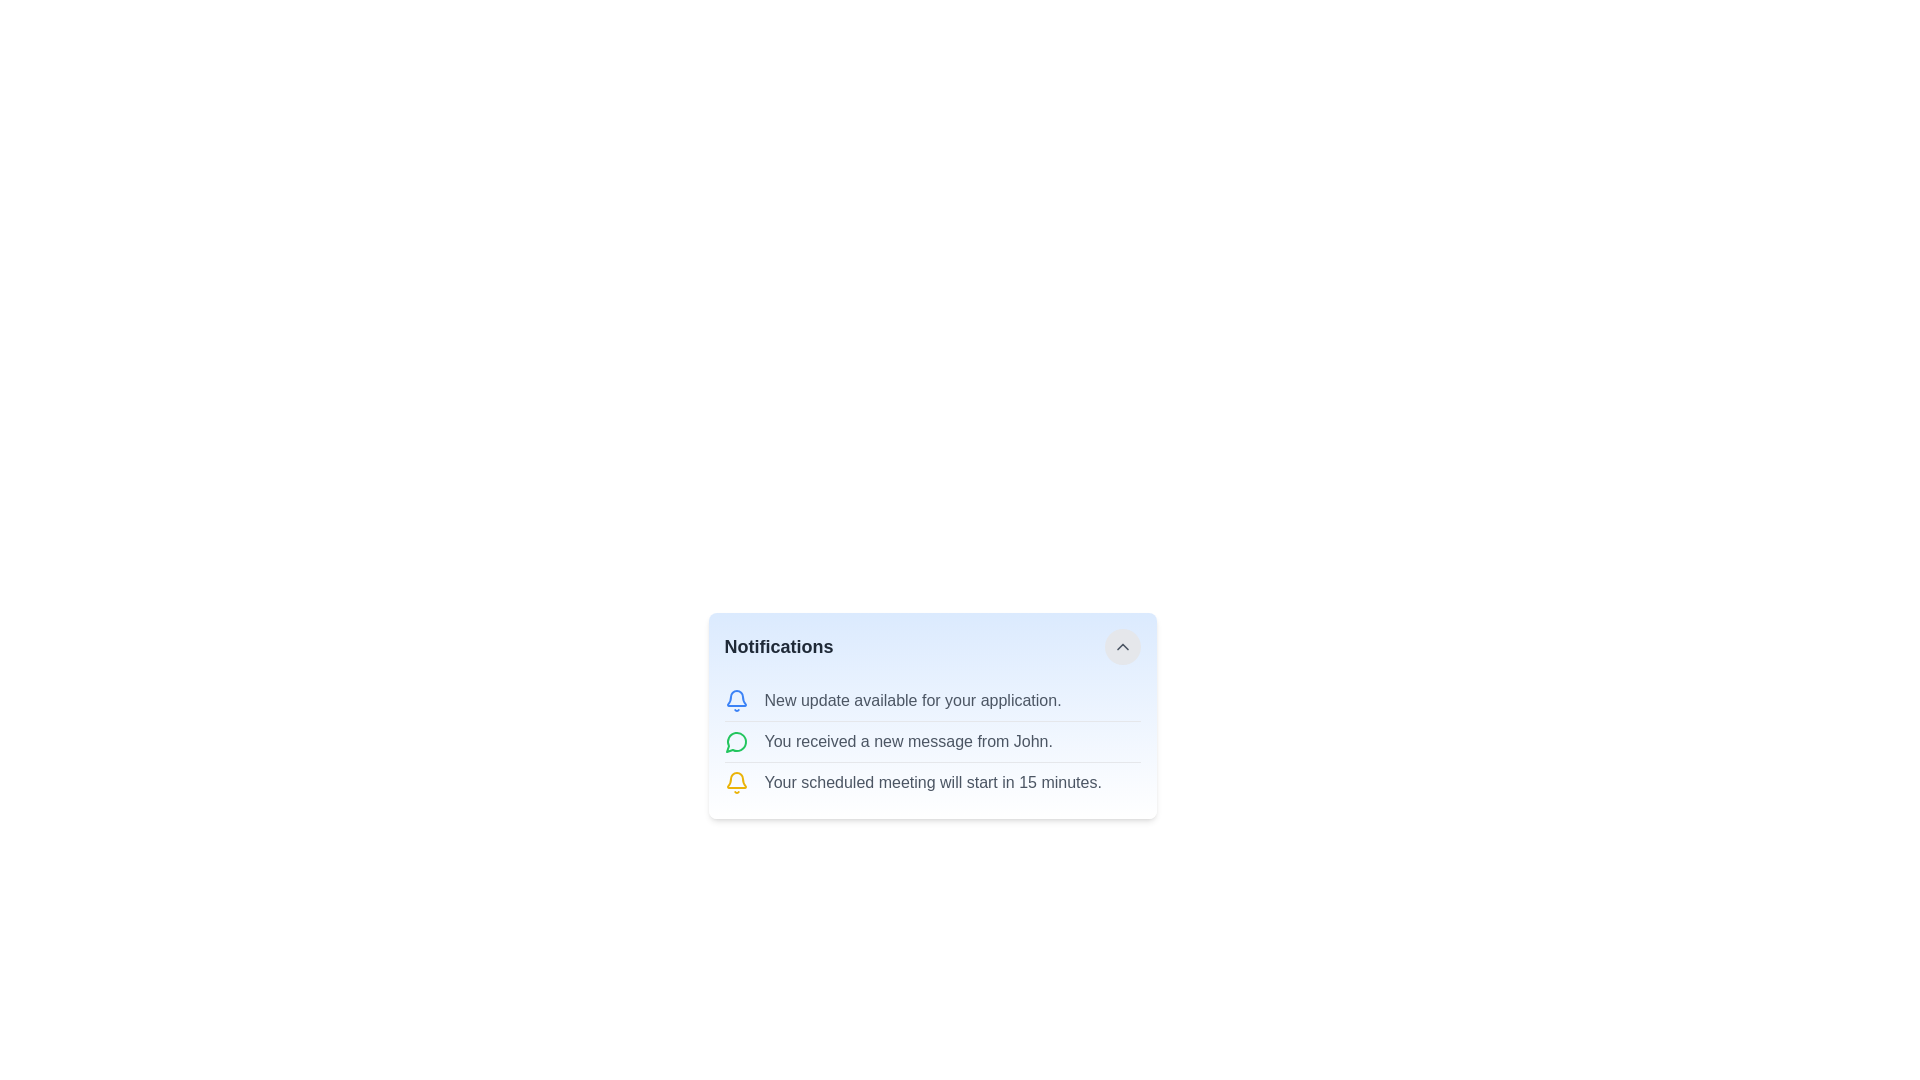 This screenshot has width=1920, height=1080. What do you see at coordinates (931, 700) in the screenshot?
I see `the Notification item that informs the user about an application update, positioned at the top of the notifications list under the 'Notifications' heading` at bounding box center [931, 700].